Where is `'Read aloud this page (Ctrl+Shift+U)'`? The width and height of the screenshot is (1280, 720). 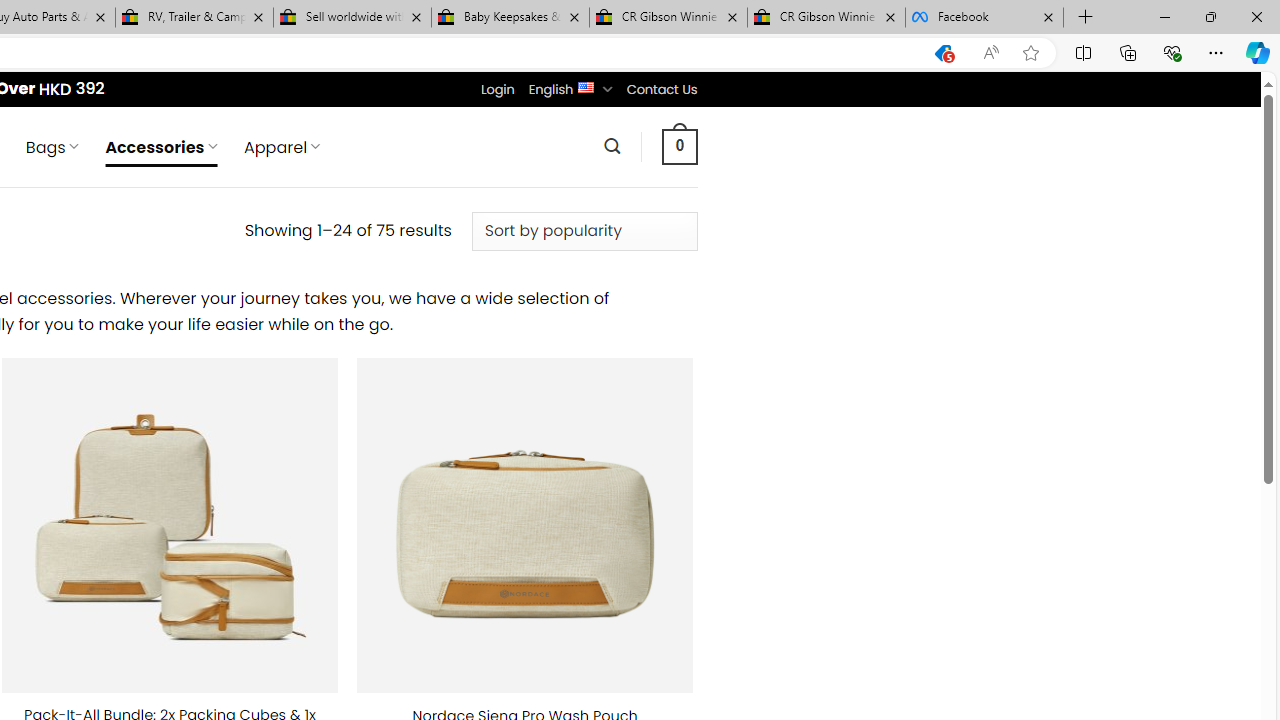 'Read aloud this page (Ctrl+Shift+U)' is located at coordinates (991, 52).